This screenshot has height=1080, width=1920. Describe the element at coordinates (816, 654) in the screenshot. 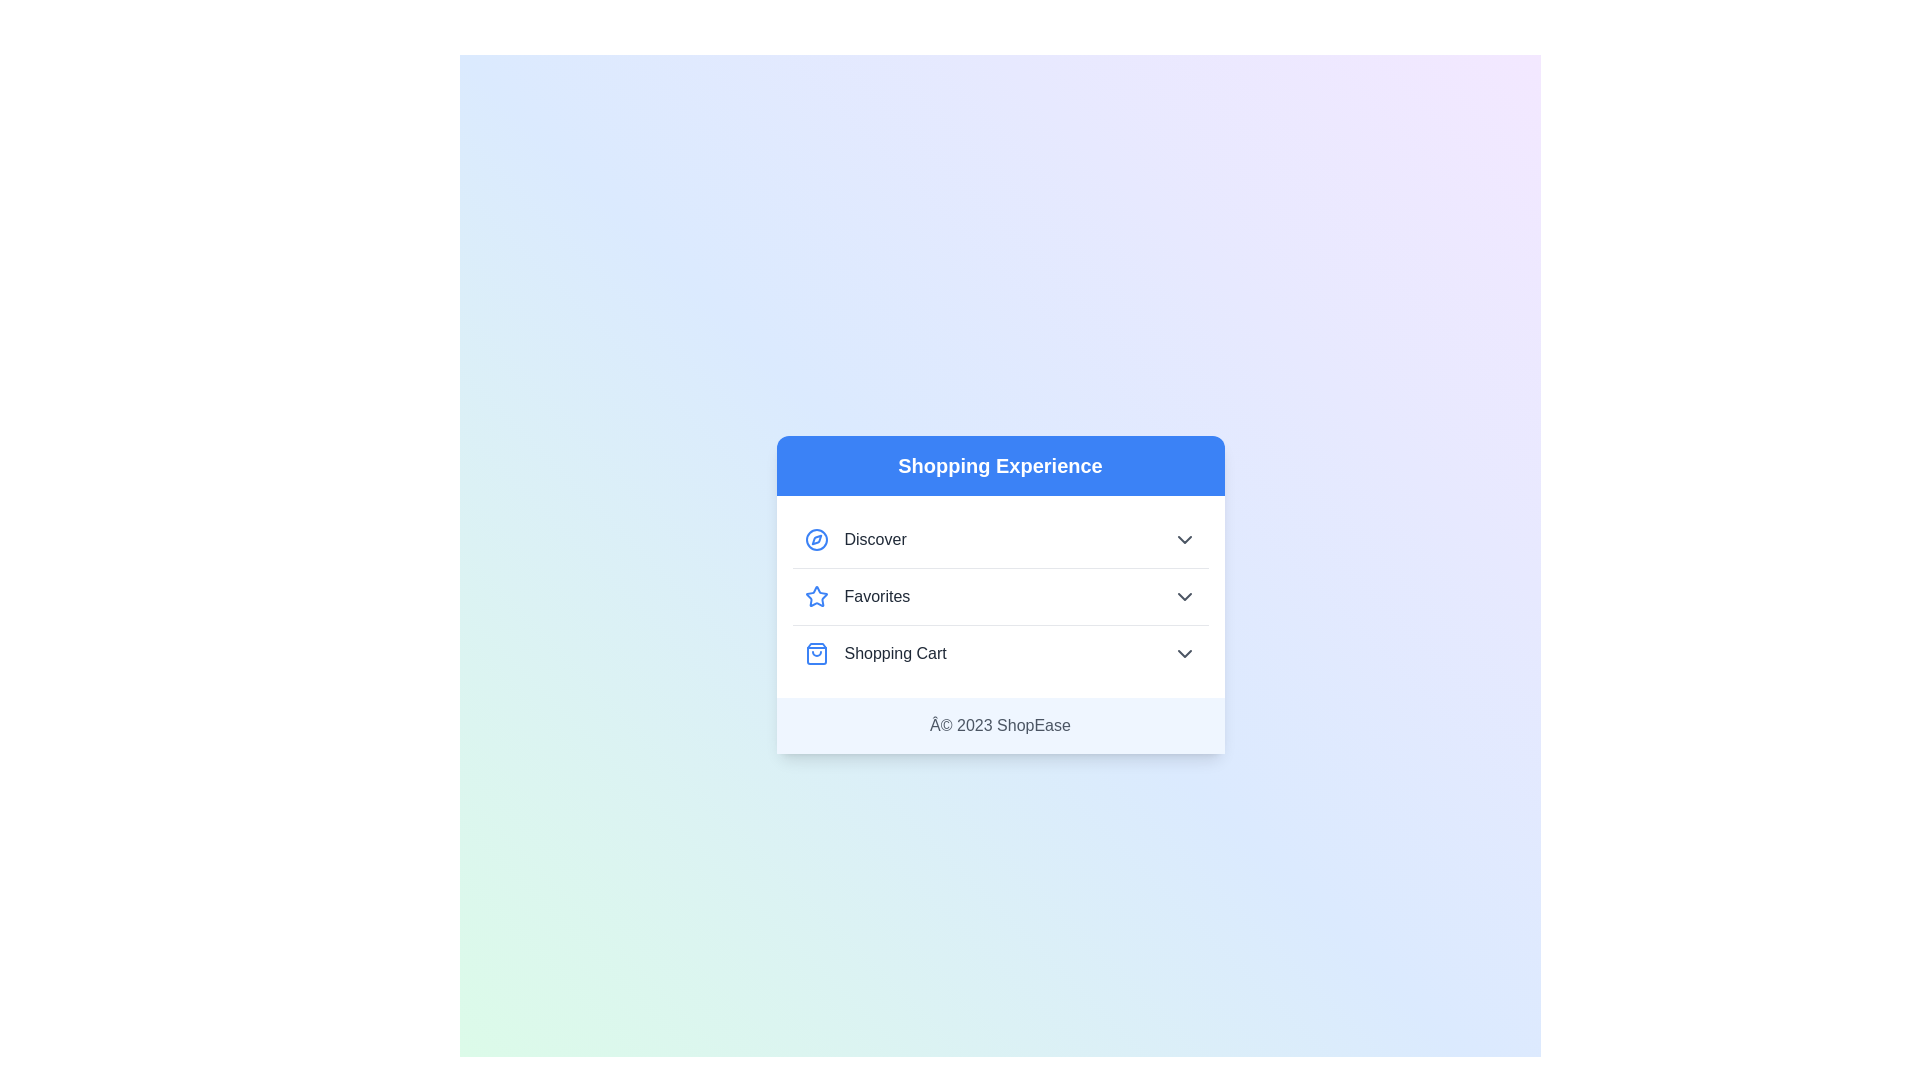

I see `the icon next to the category Shopping Cart` at that location.